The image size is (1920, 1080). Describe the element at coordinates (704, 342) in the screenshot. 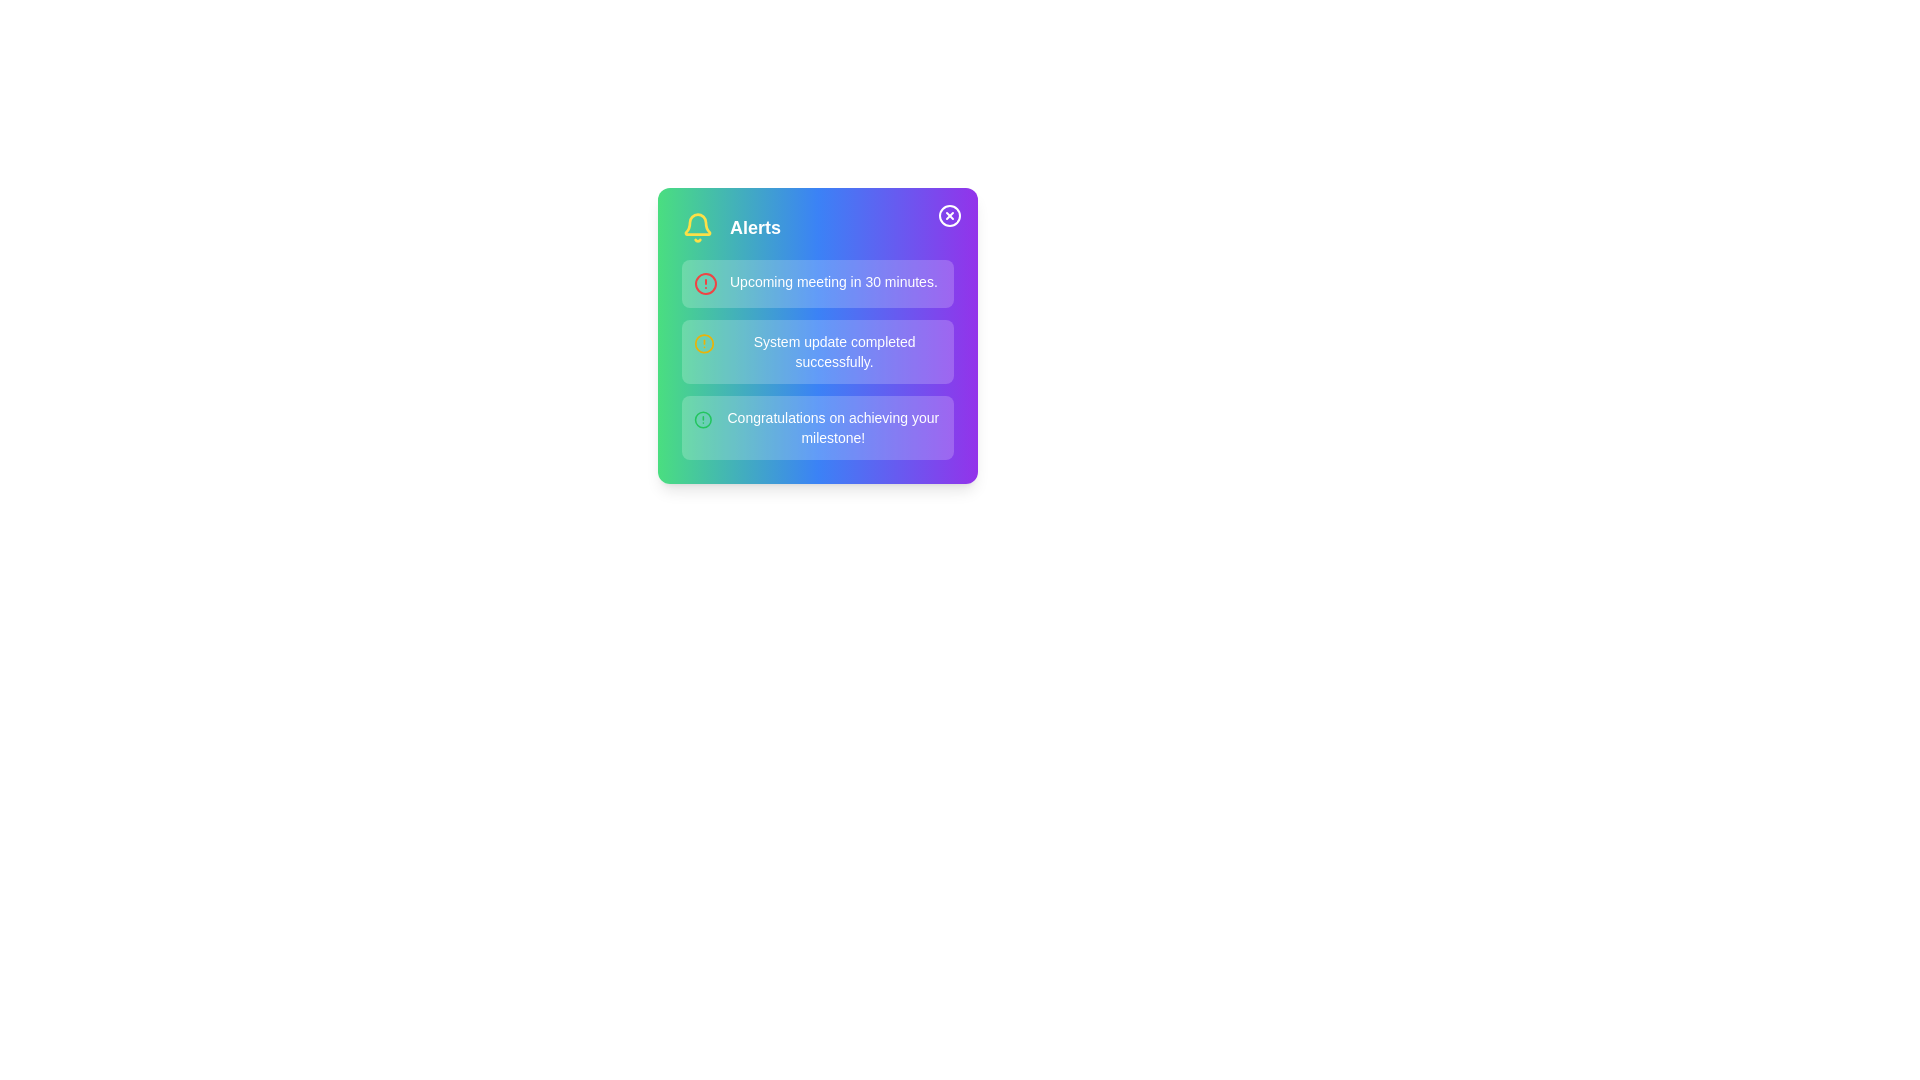

I see `the circular alert icon with a yellow outline located in the second row of the notification list, directly to the left of the text 'System update completed successfully.'` at that location.